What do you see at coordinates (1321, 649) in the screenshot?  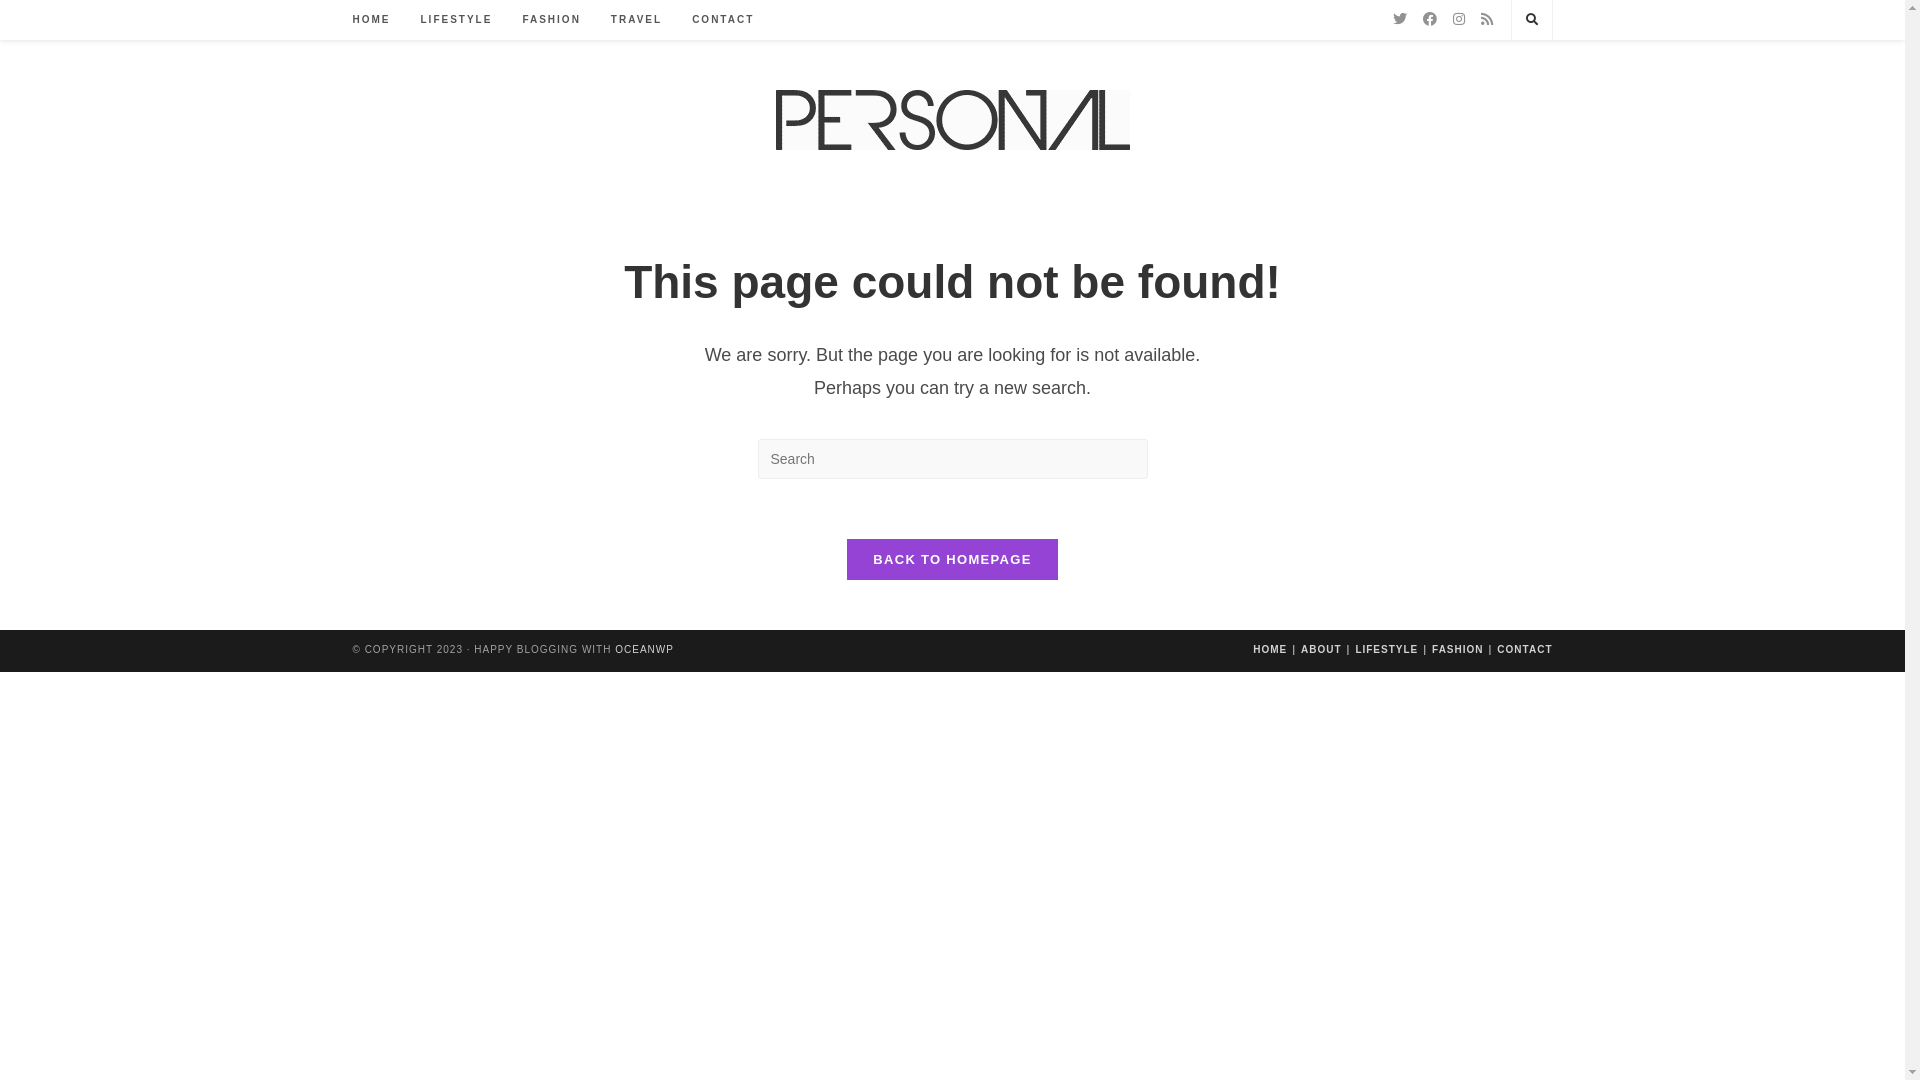 I see `'ABOUT'` at bounding box center [1321, 649].